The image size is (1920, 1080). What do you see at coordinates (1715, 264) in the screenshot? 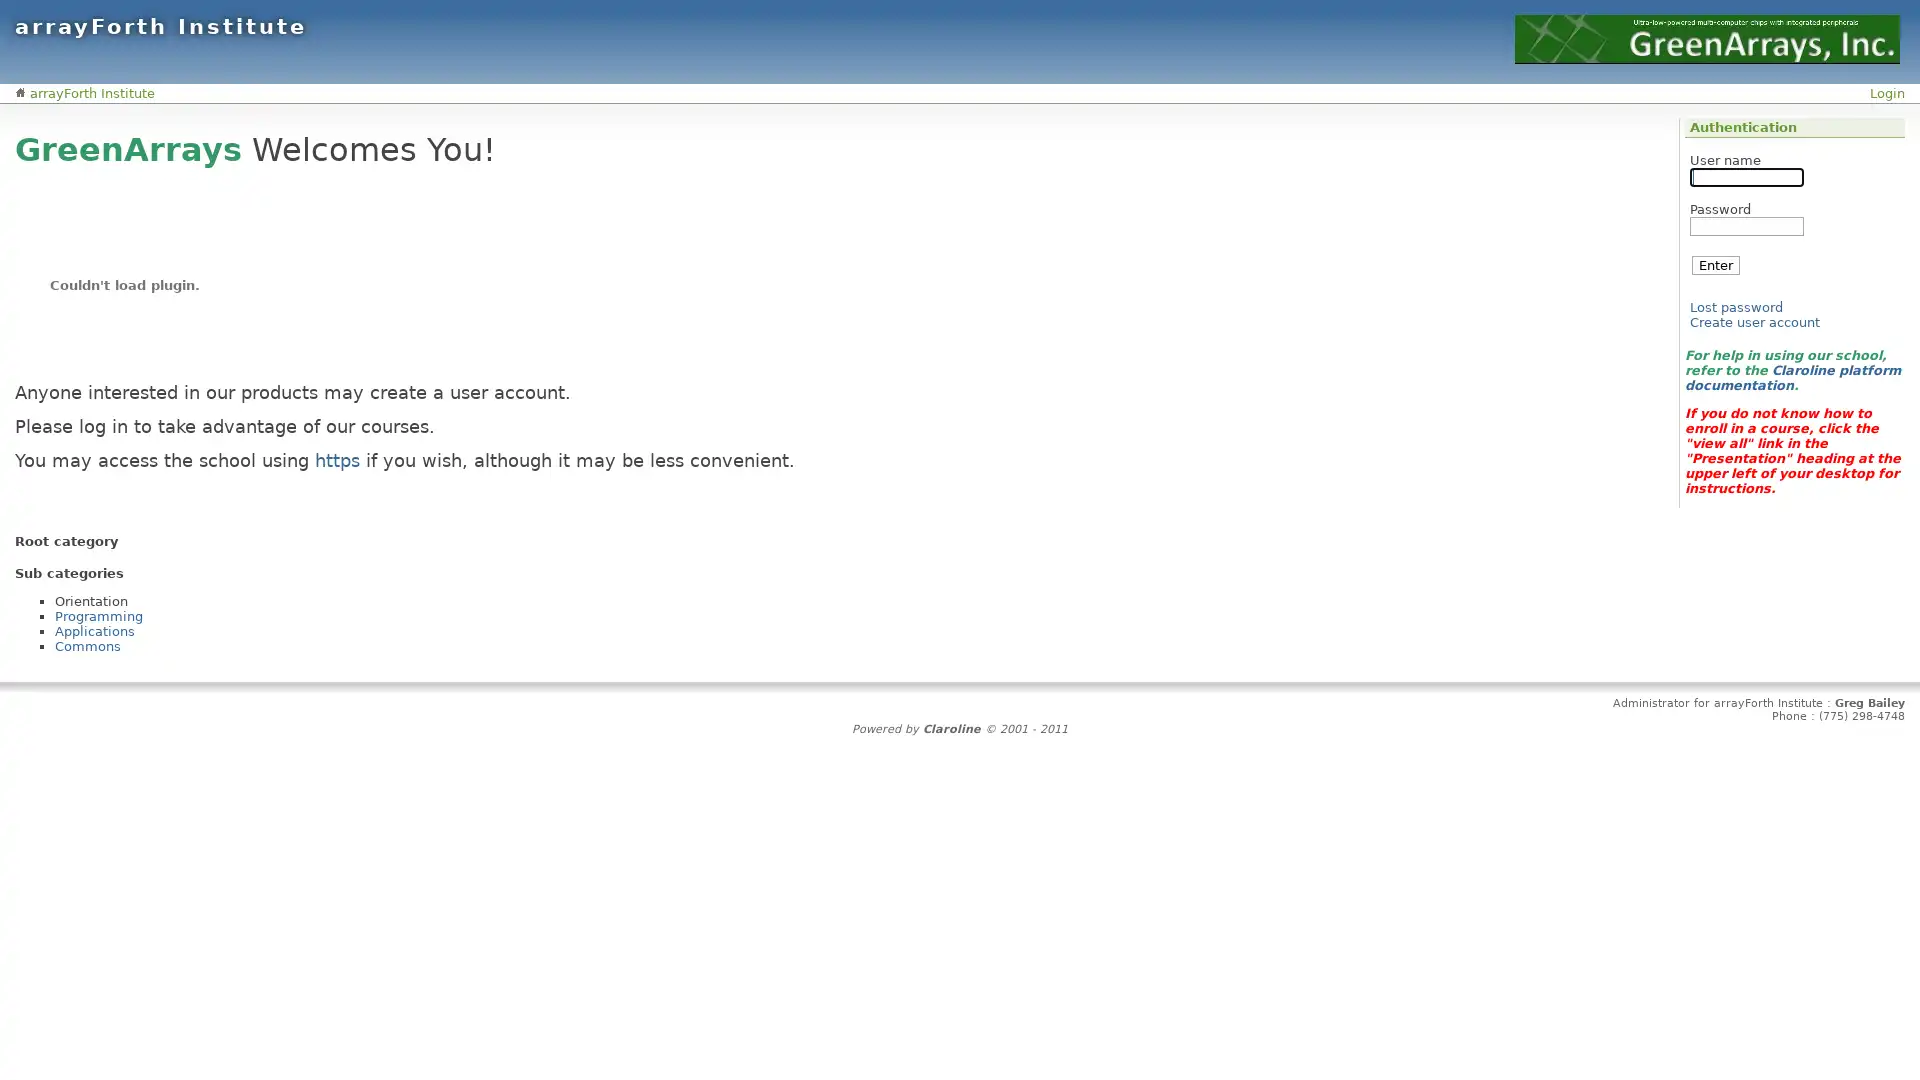
I see `Enter` at bounding box center [1715, 264].